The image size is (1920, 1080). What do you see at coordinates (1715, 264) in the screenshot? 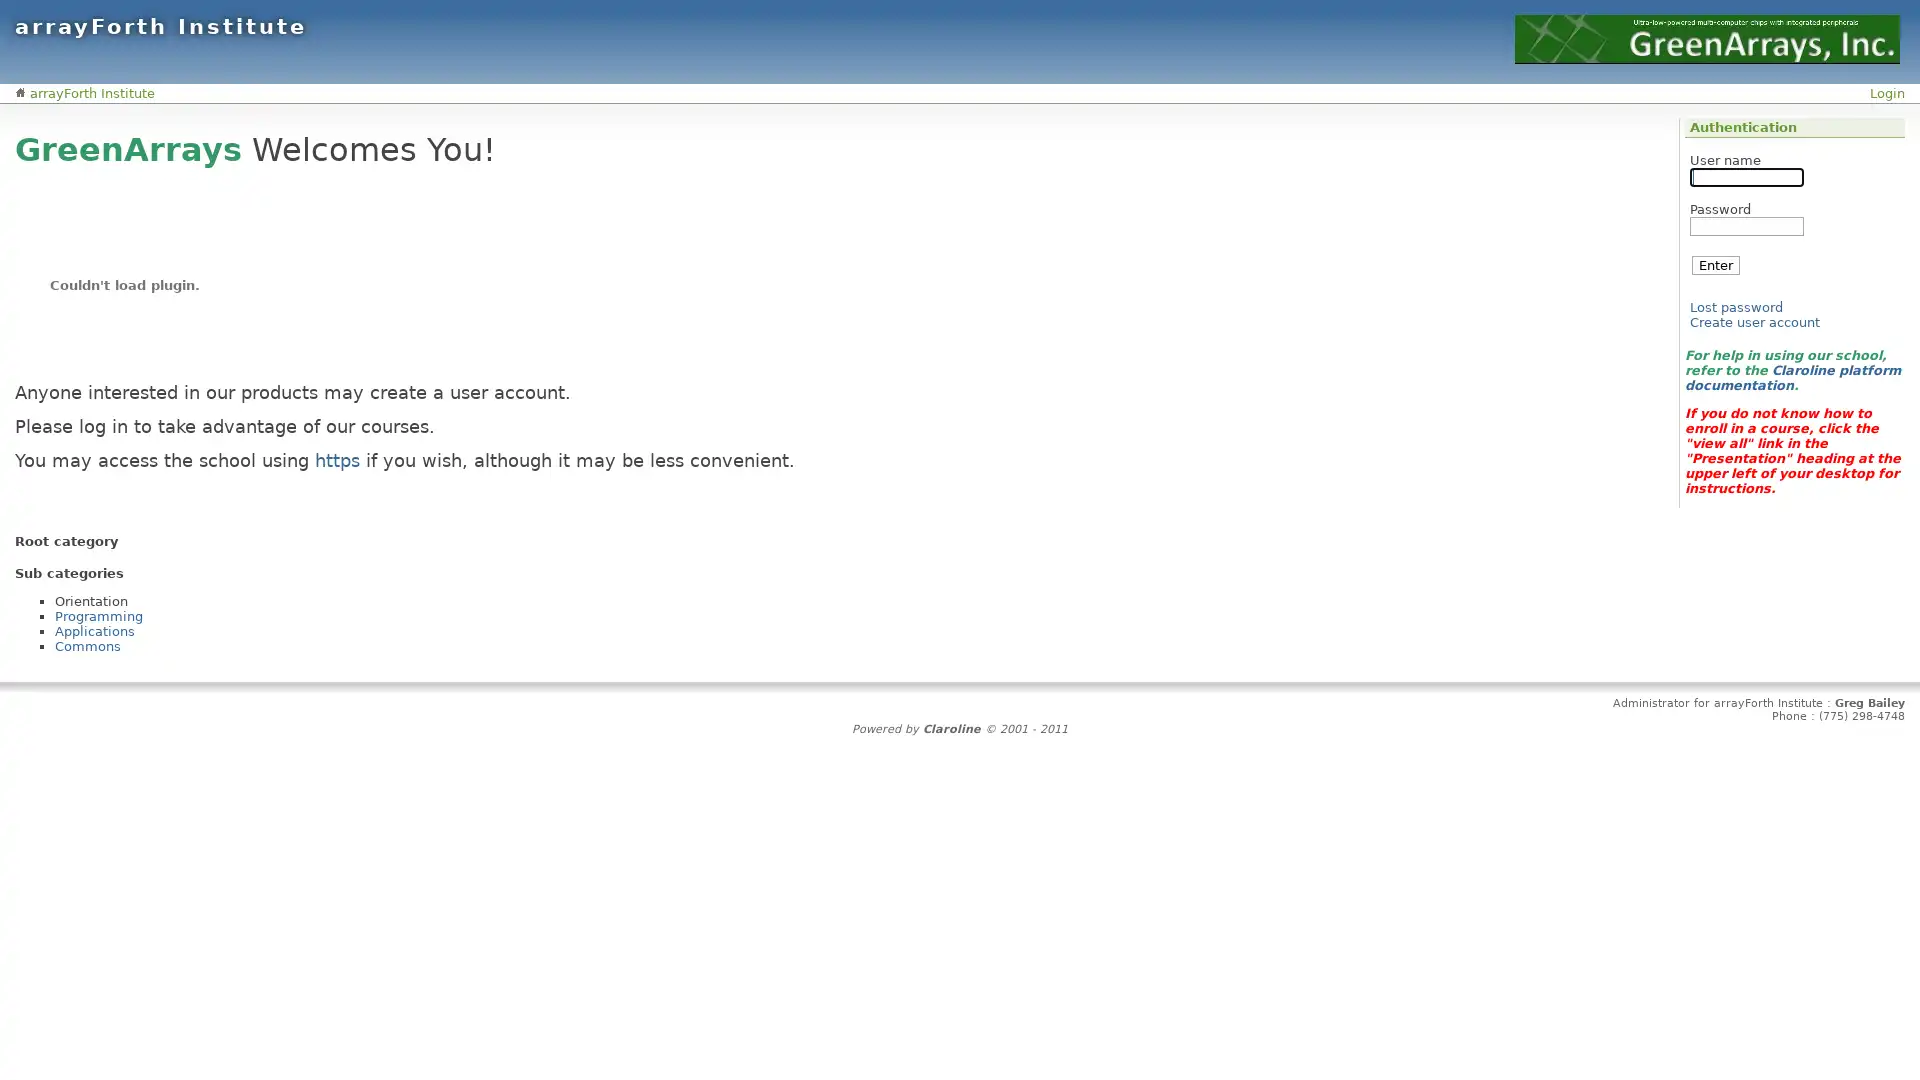
I see `Enter` at bounding box center [1715, 264].